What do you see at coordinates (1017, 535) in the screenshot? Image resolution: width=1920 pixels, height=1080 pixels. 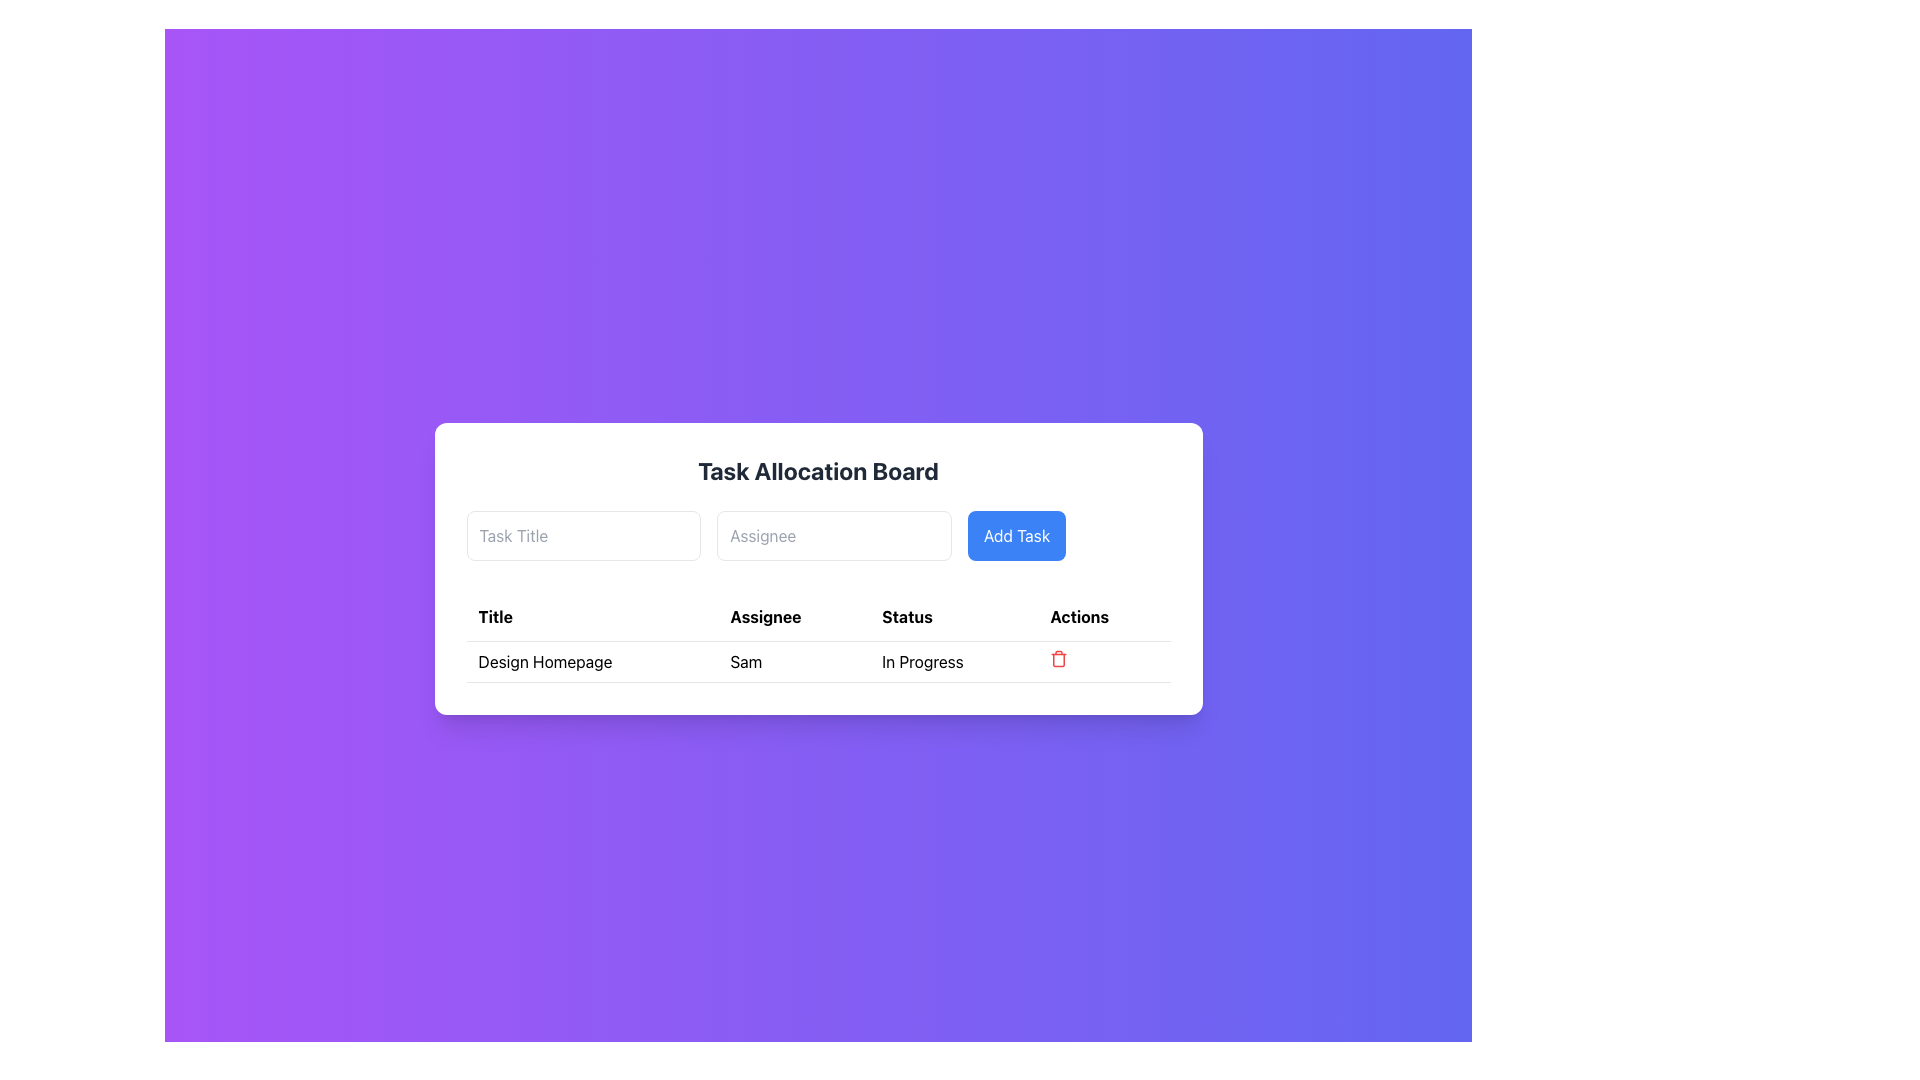 I see `the 'Add Task' button located at the rightmost position of the task input layout to observe the hover effect` at bounding box center [1017, 535].